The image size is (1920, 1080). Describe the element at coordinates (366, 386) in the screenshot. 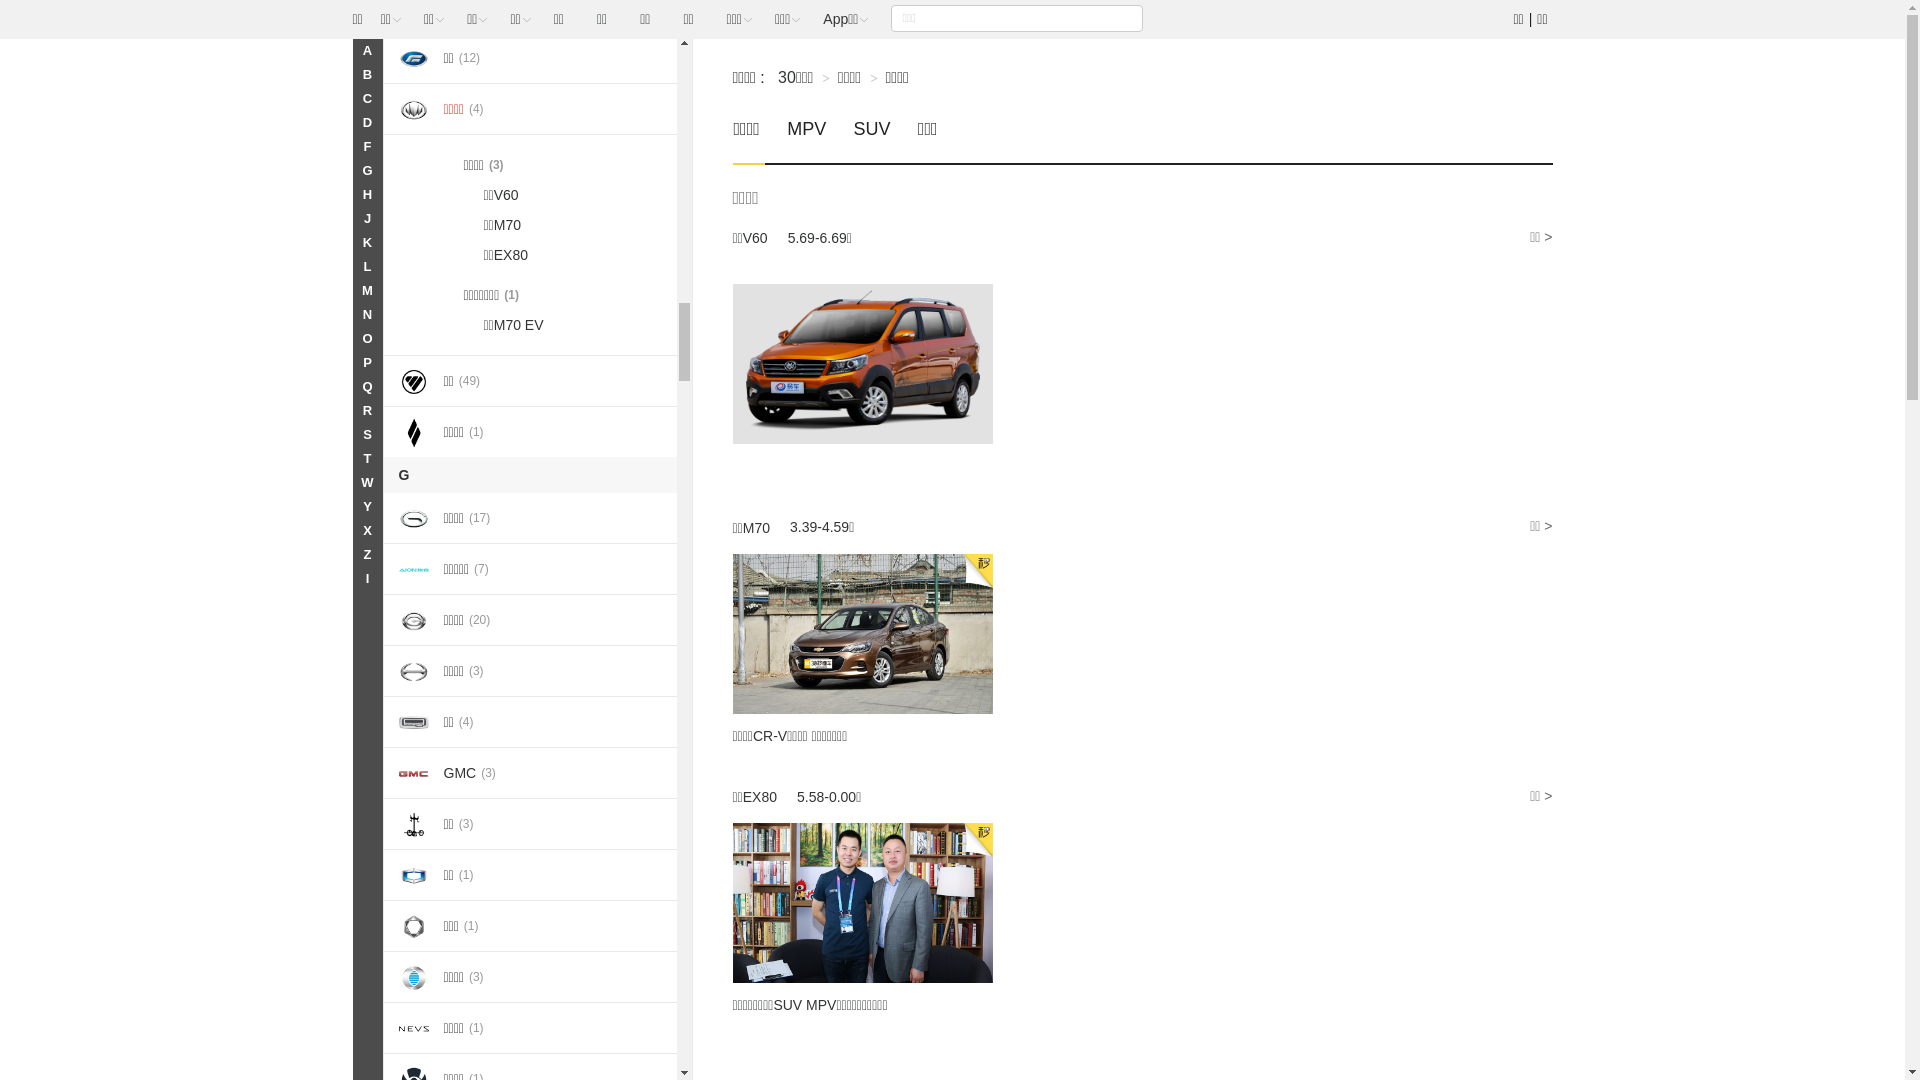

I see `'Q'` at that location.